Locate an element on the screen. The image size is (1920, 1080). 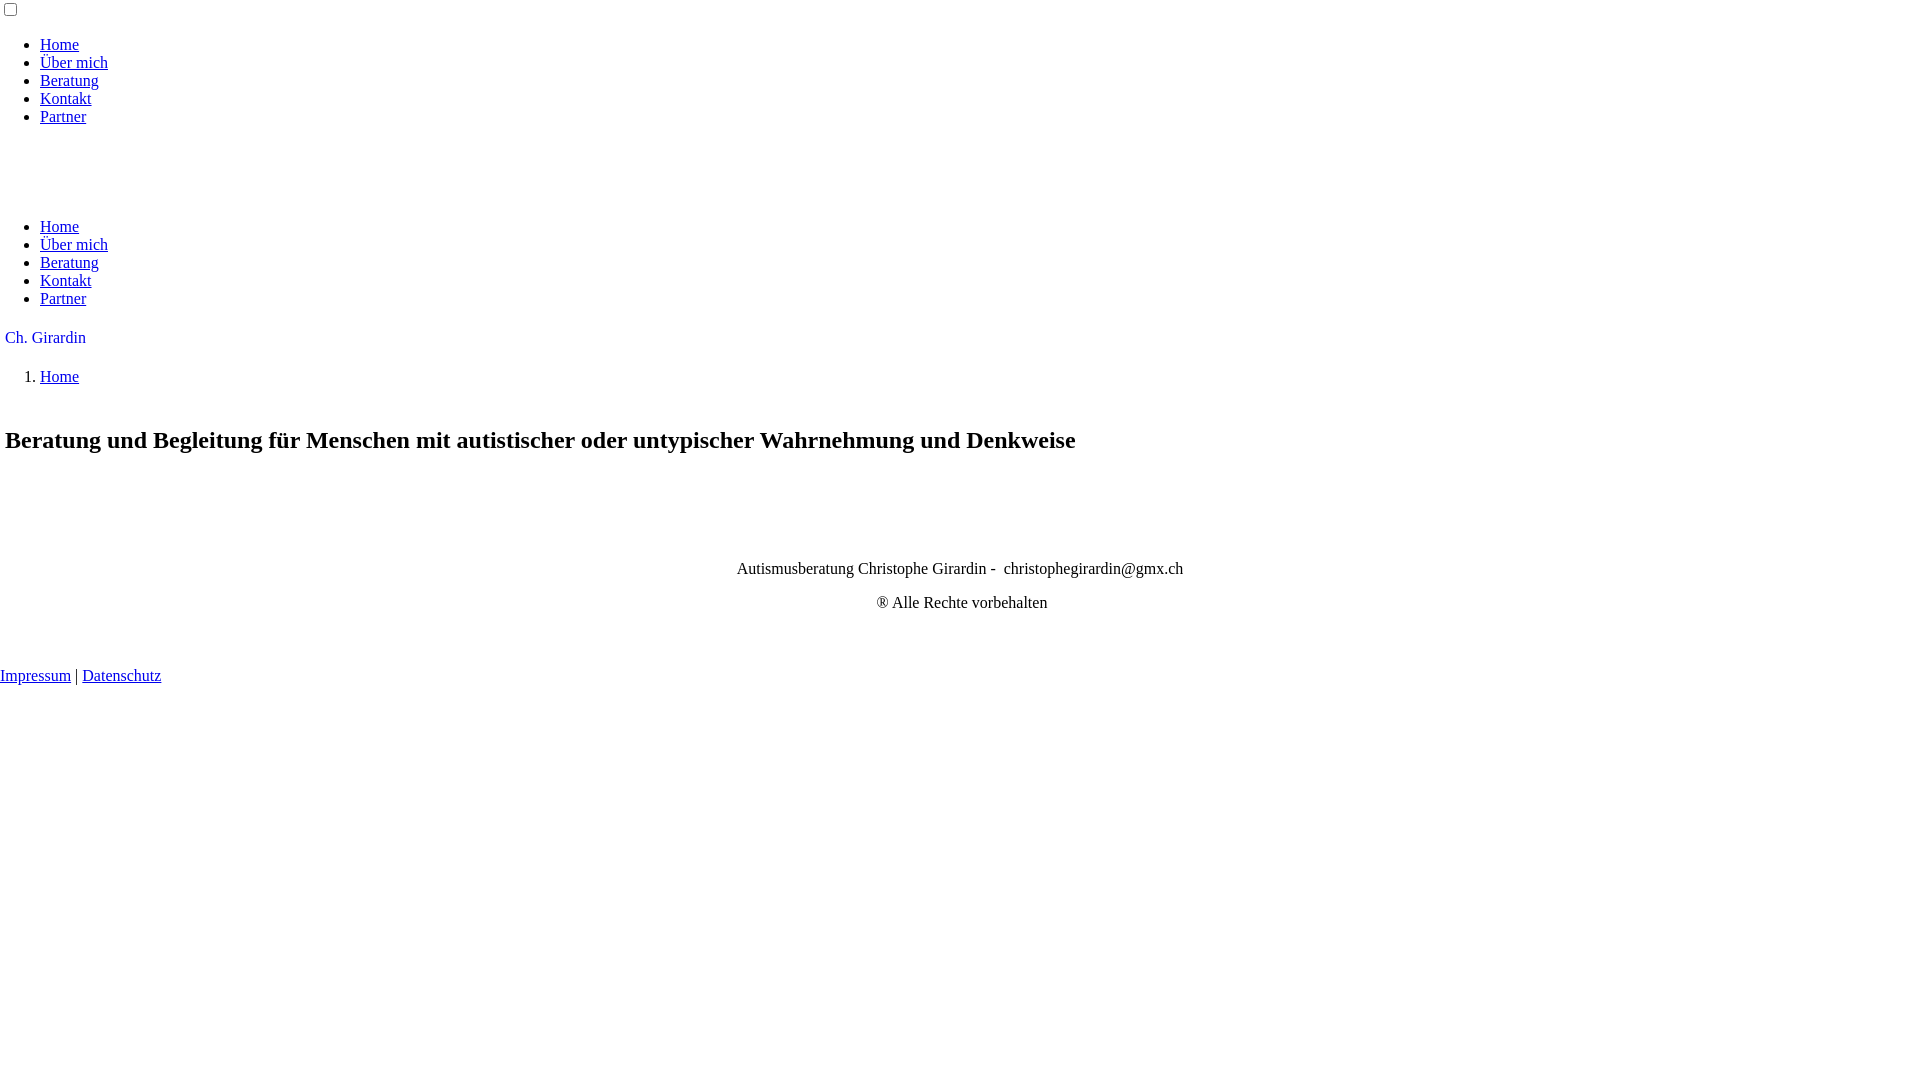
'Home' is located at coordinates (59, 225).